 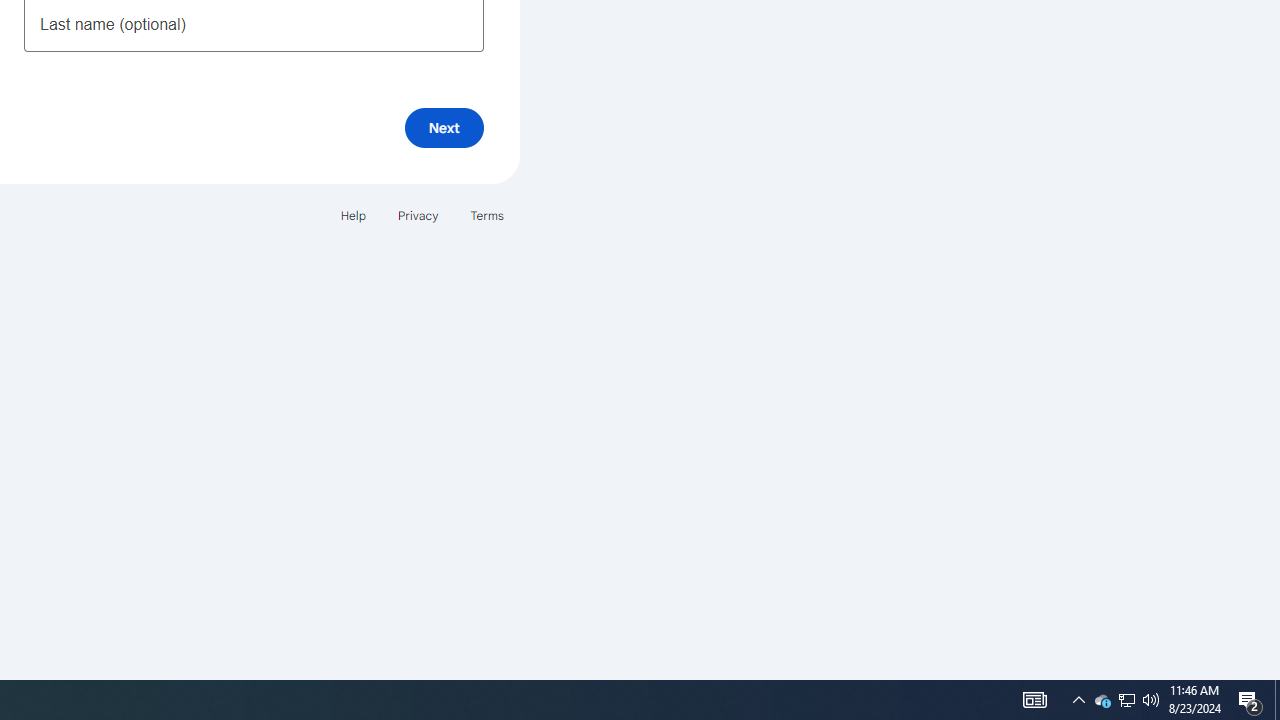 What do you see at coordinates (352, 215) in the screenshot?
I see `'Help'` at bounding box center [352, 215].